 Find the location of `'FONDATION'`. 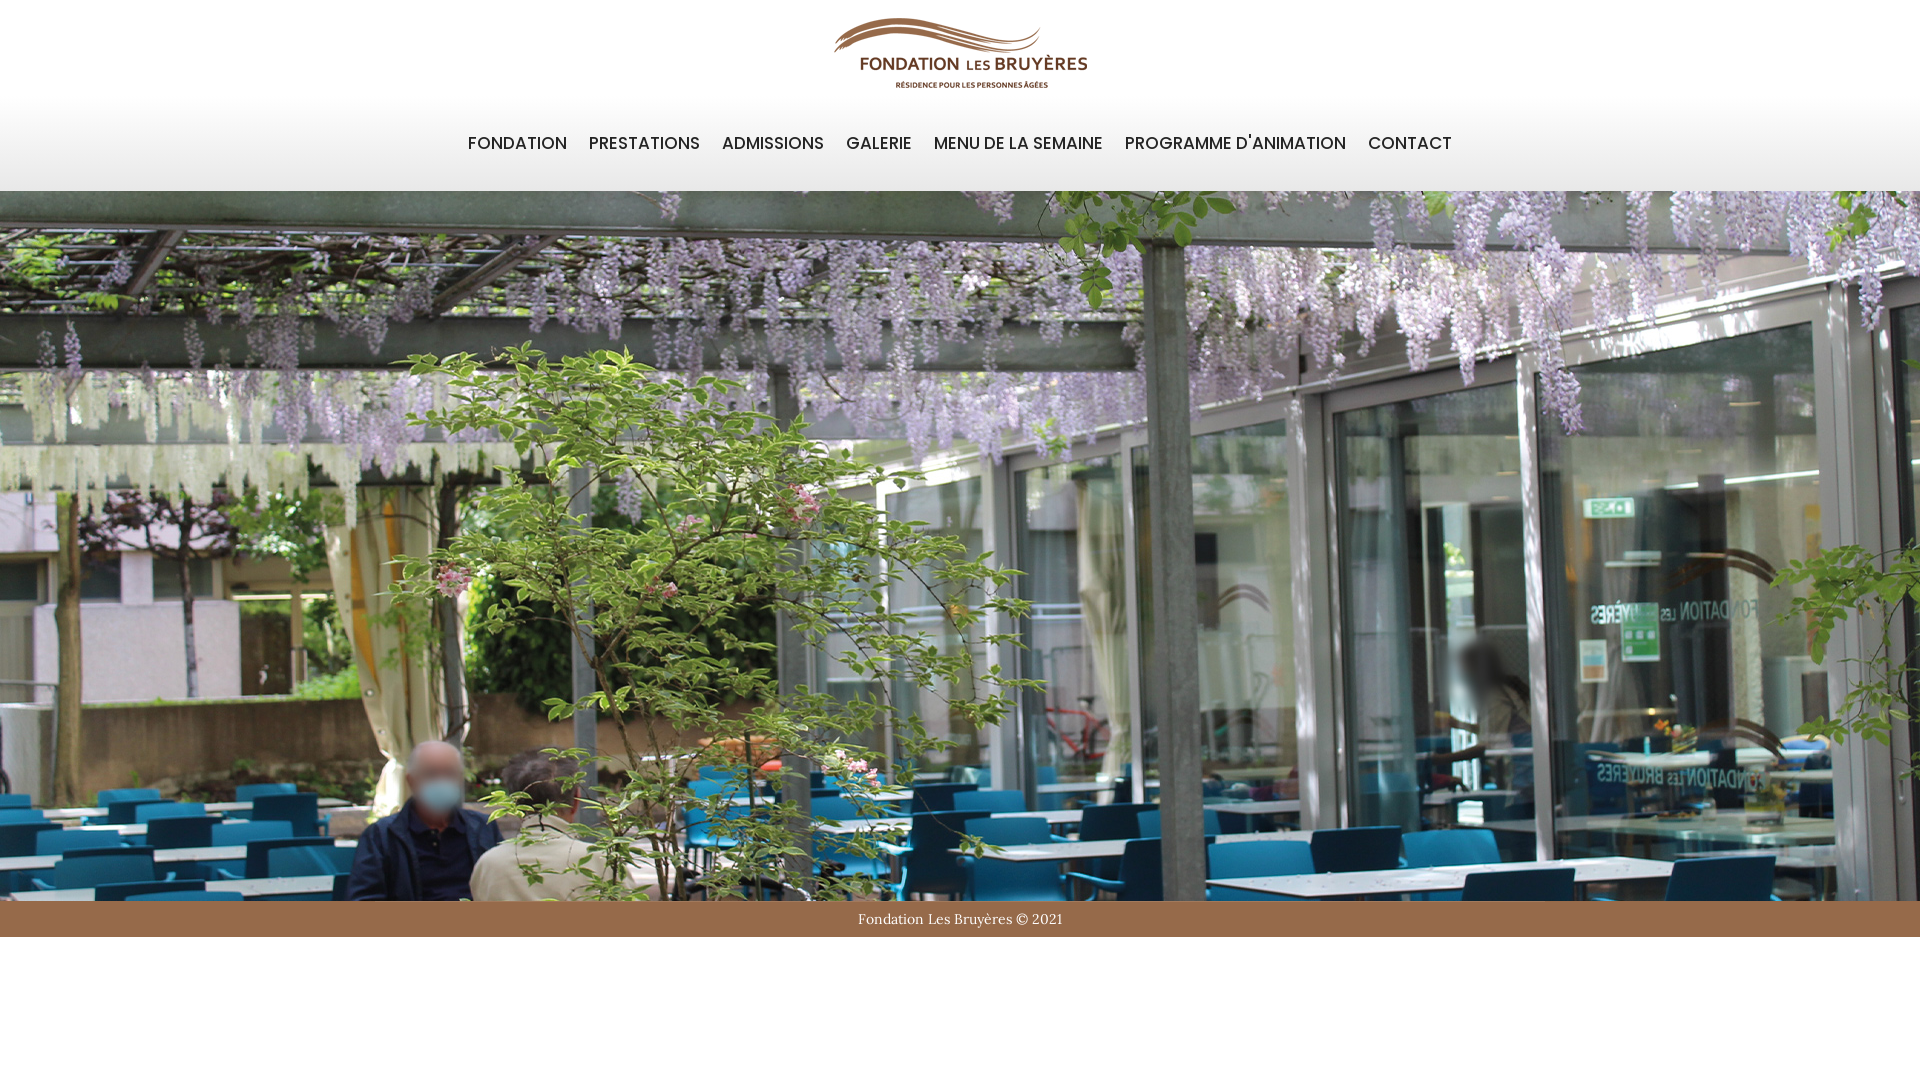

'FONDATION' is located at coordinates (517, 142).